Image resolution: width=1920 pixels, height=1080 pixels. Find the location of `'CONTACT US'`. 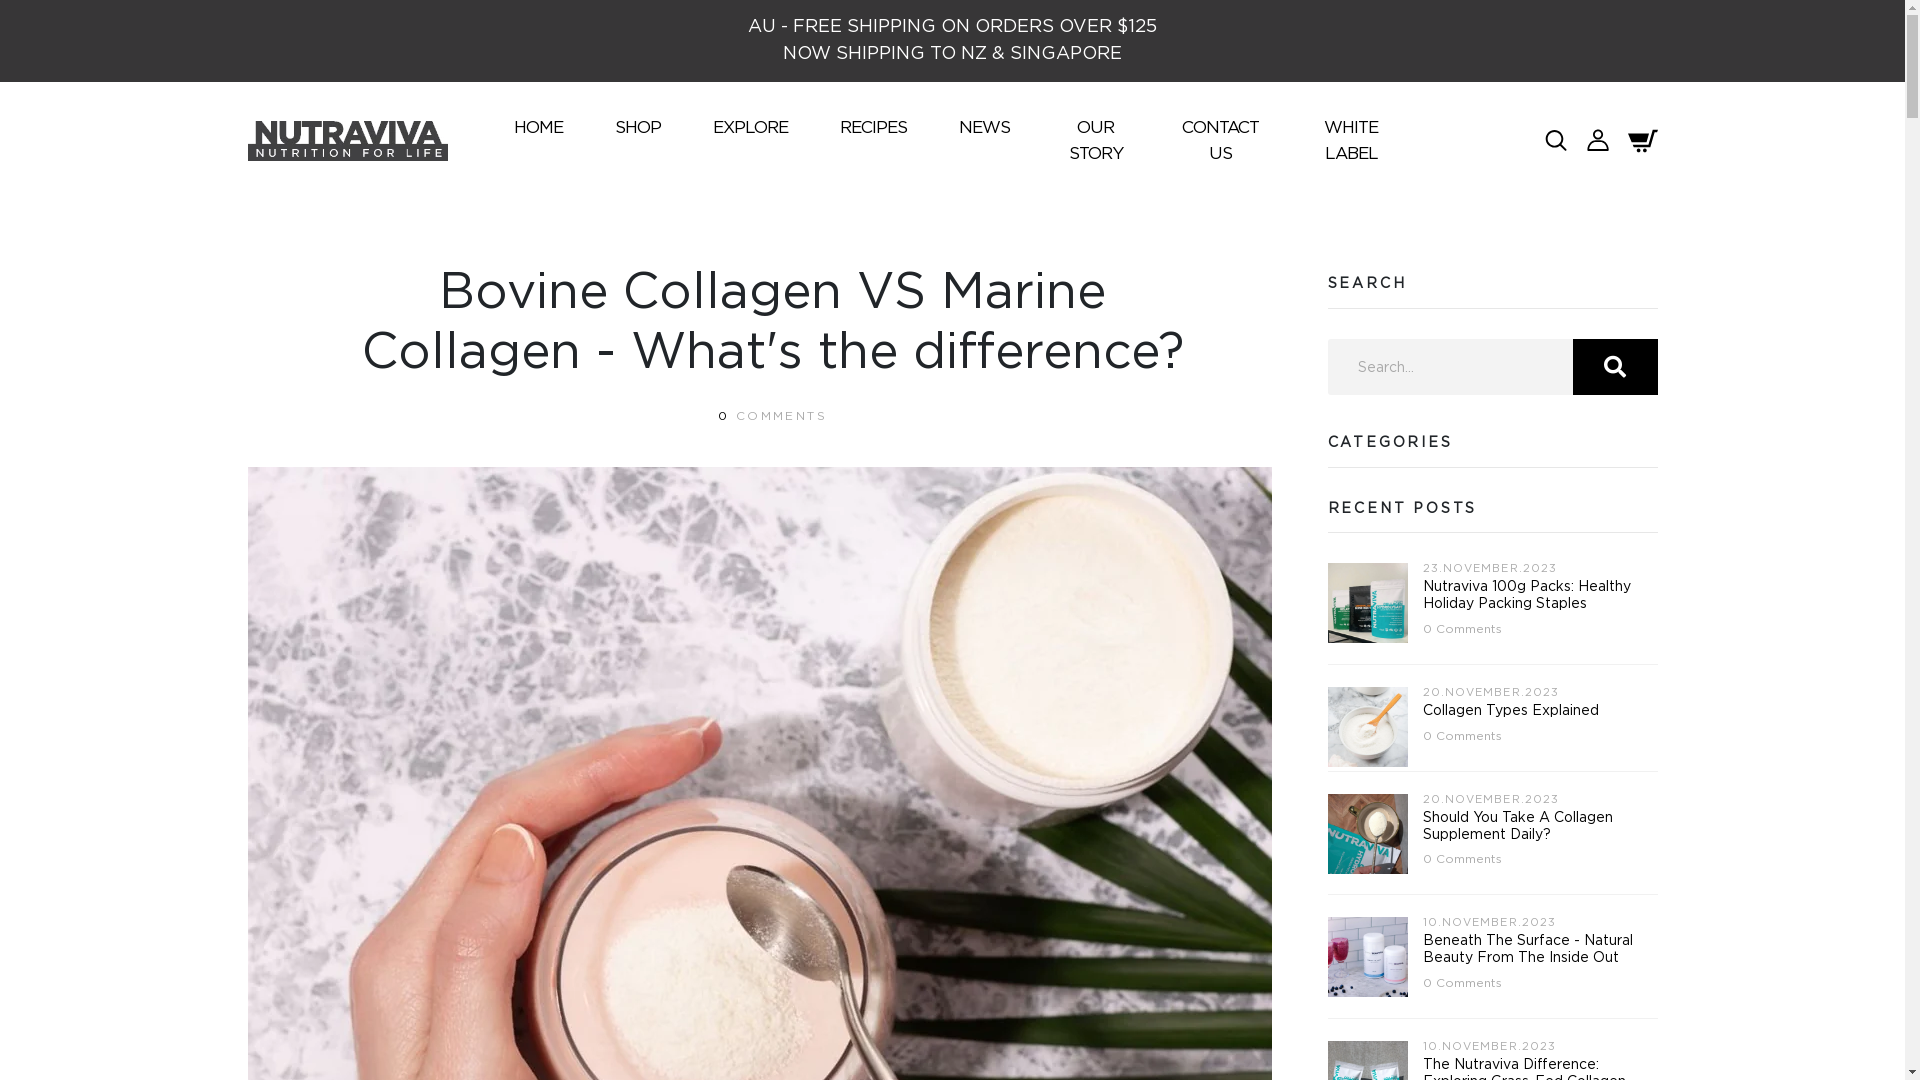

'CONTACT US' is located at coordinates (1174, 139).